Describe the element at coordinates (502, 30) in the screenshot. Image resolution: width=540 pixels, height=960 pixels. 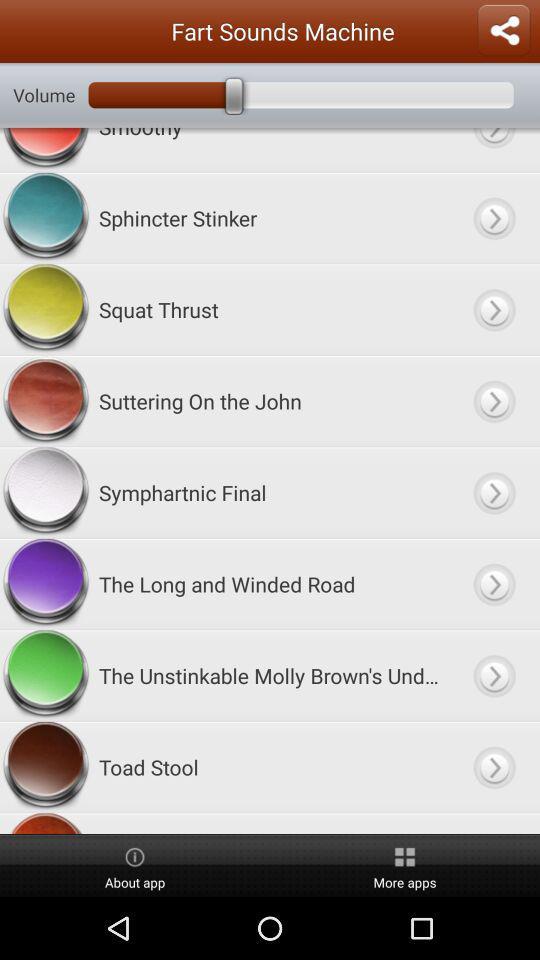
I see `icon to the right of fart sounds machine icon` at that location.